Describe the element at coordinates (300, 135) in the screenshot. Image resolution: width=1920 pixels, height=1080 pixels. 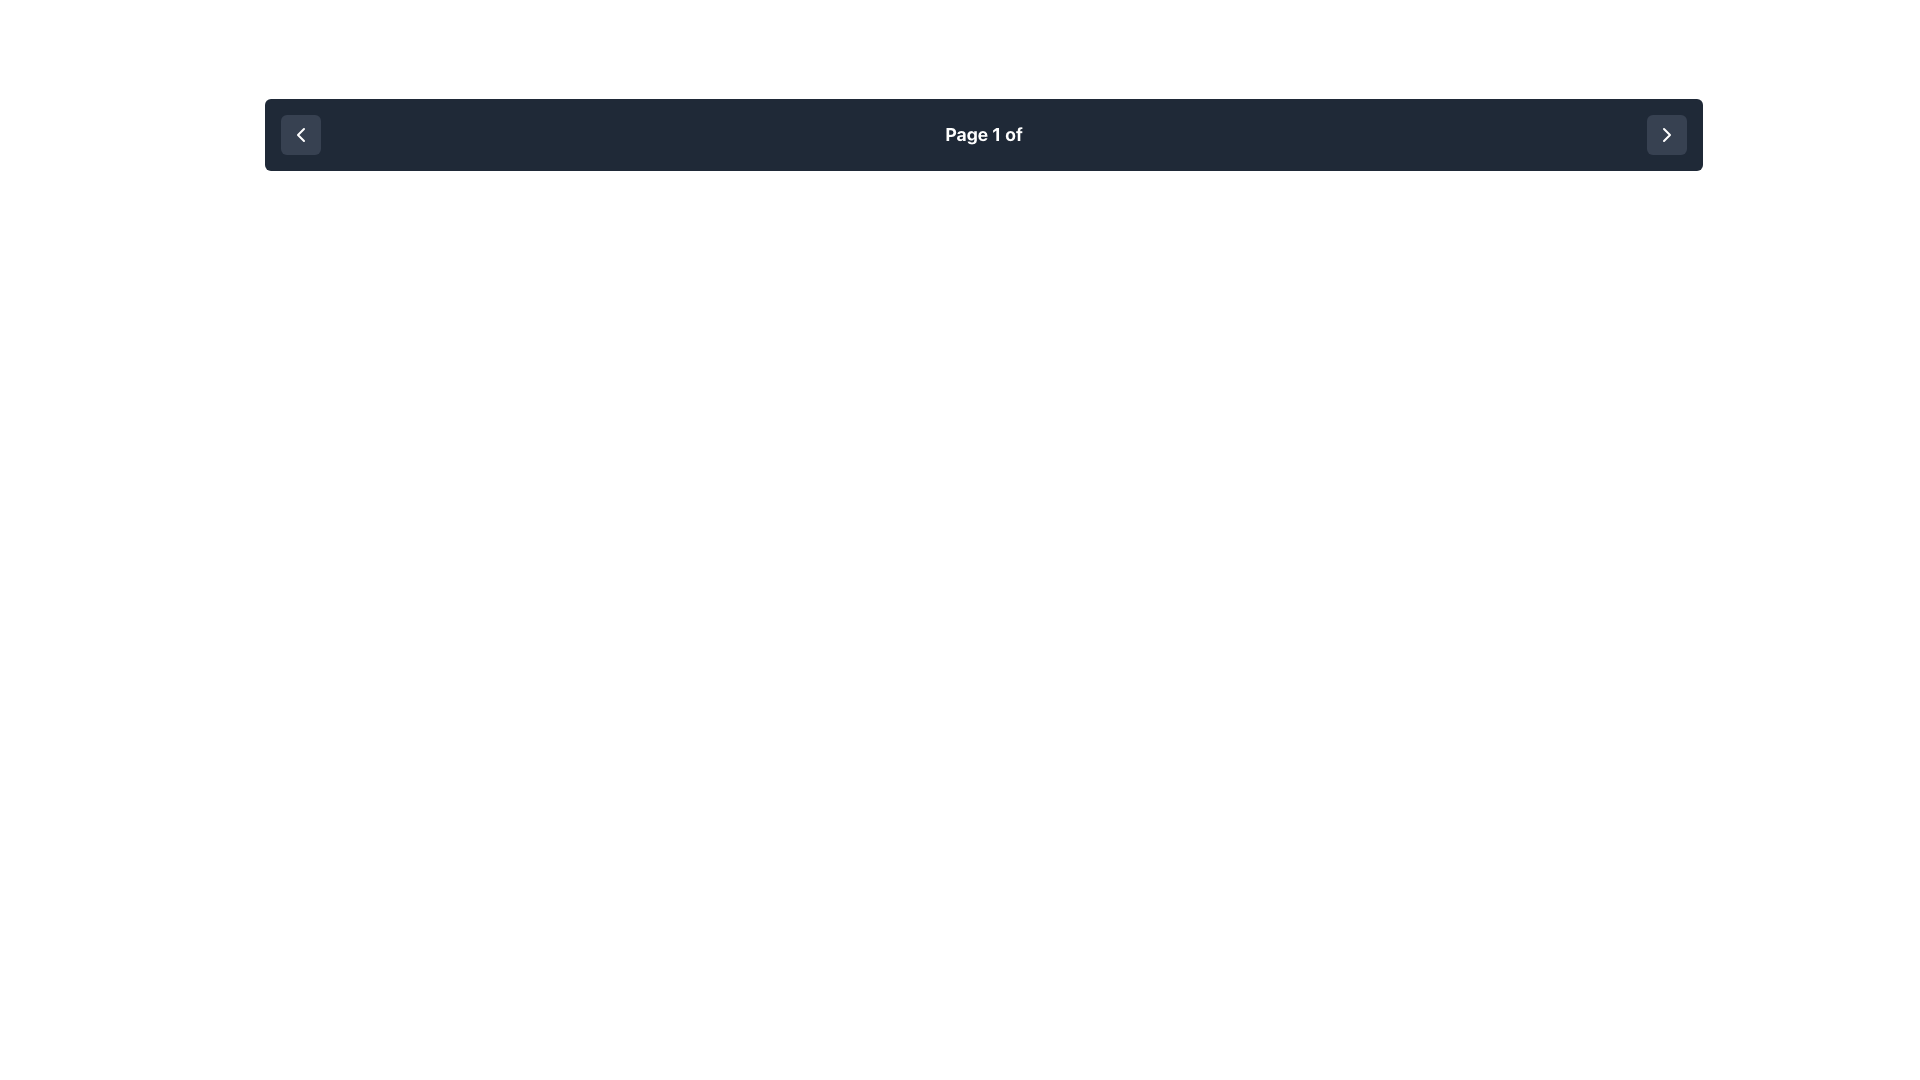
I see `the left-aligned chevron icon located within the dark rectangular button on the far-left side of the top navigation bar` at that location.